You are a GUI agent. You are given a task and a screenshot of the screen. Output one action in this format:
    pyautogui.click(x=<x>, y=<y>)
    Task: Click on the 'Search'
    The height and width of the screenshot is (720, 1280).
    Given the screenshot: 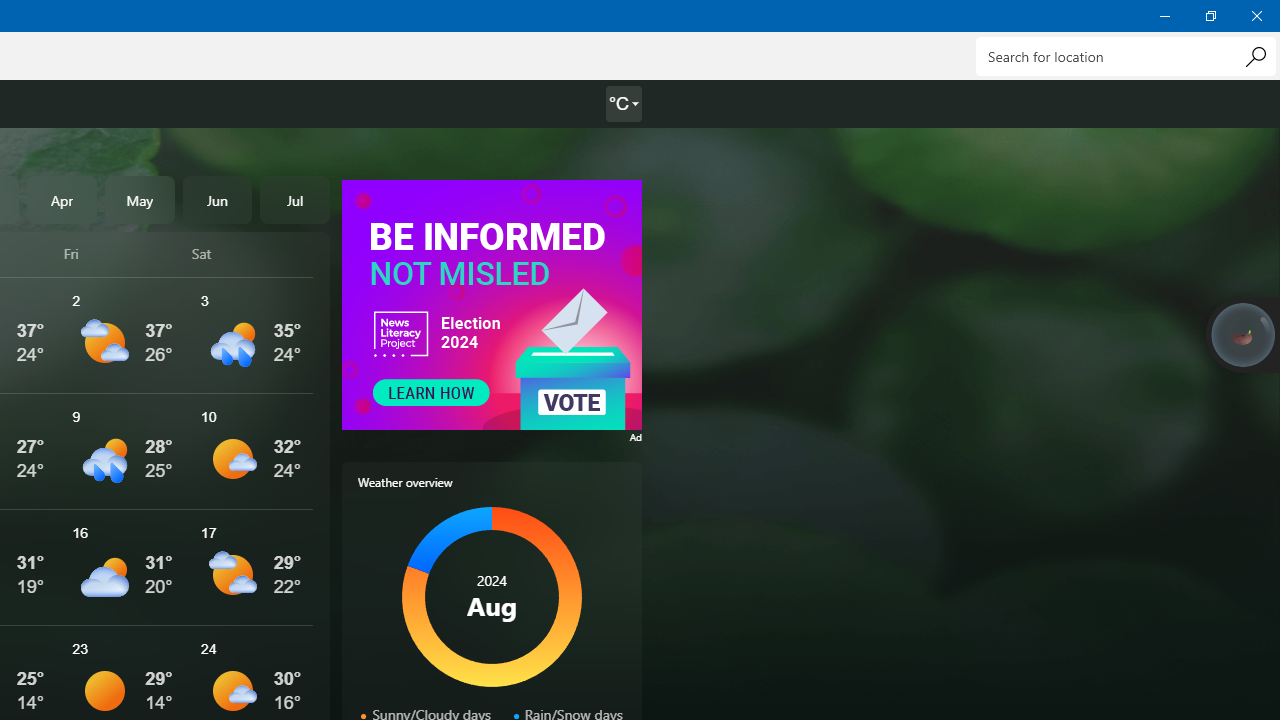 What is the action you would take?
    pyautogui.click(x=1254, y=55)
    